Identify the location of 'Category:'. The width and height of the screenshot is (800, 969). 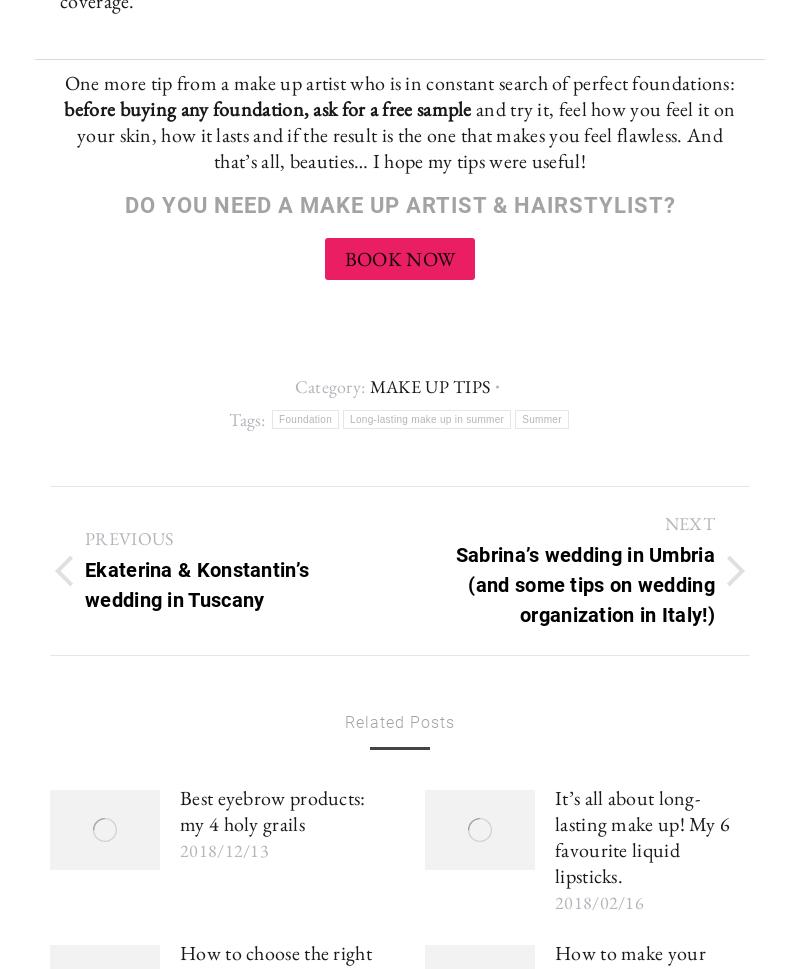
(330, 386).